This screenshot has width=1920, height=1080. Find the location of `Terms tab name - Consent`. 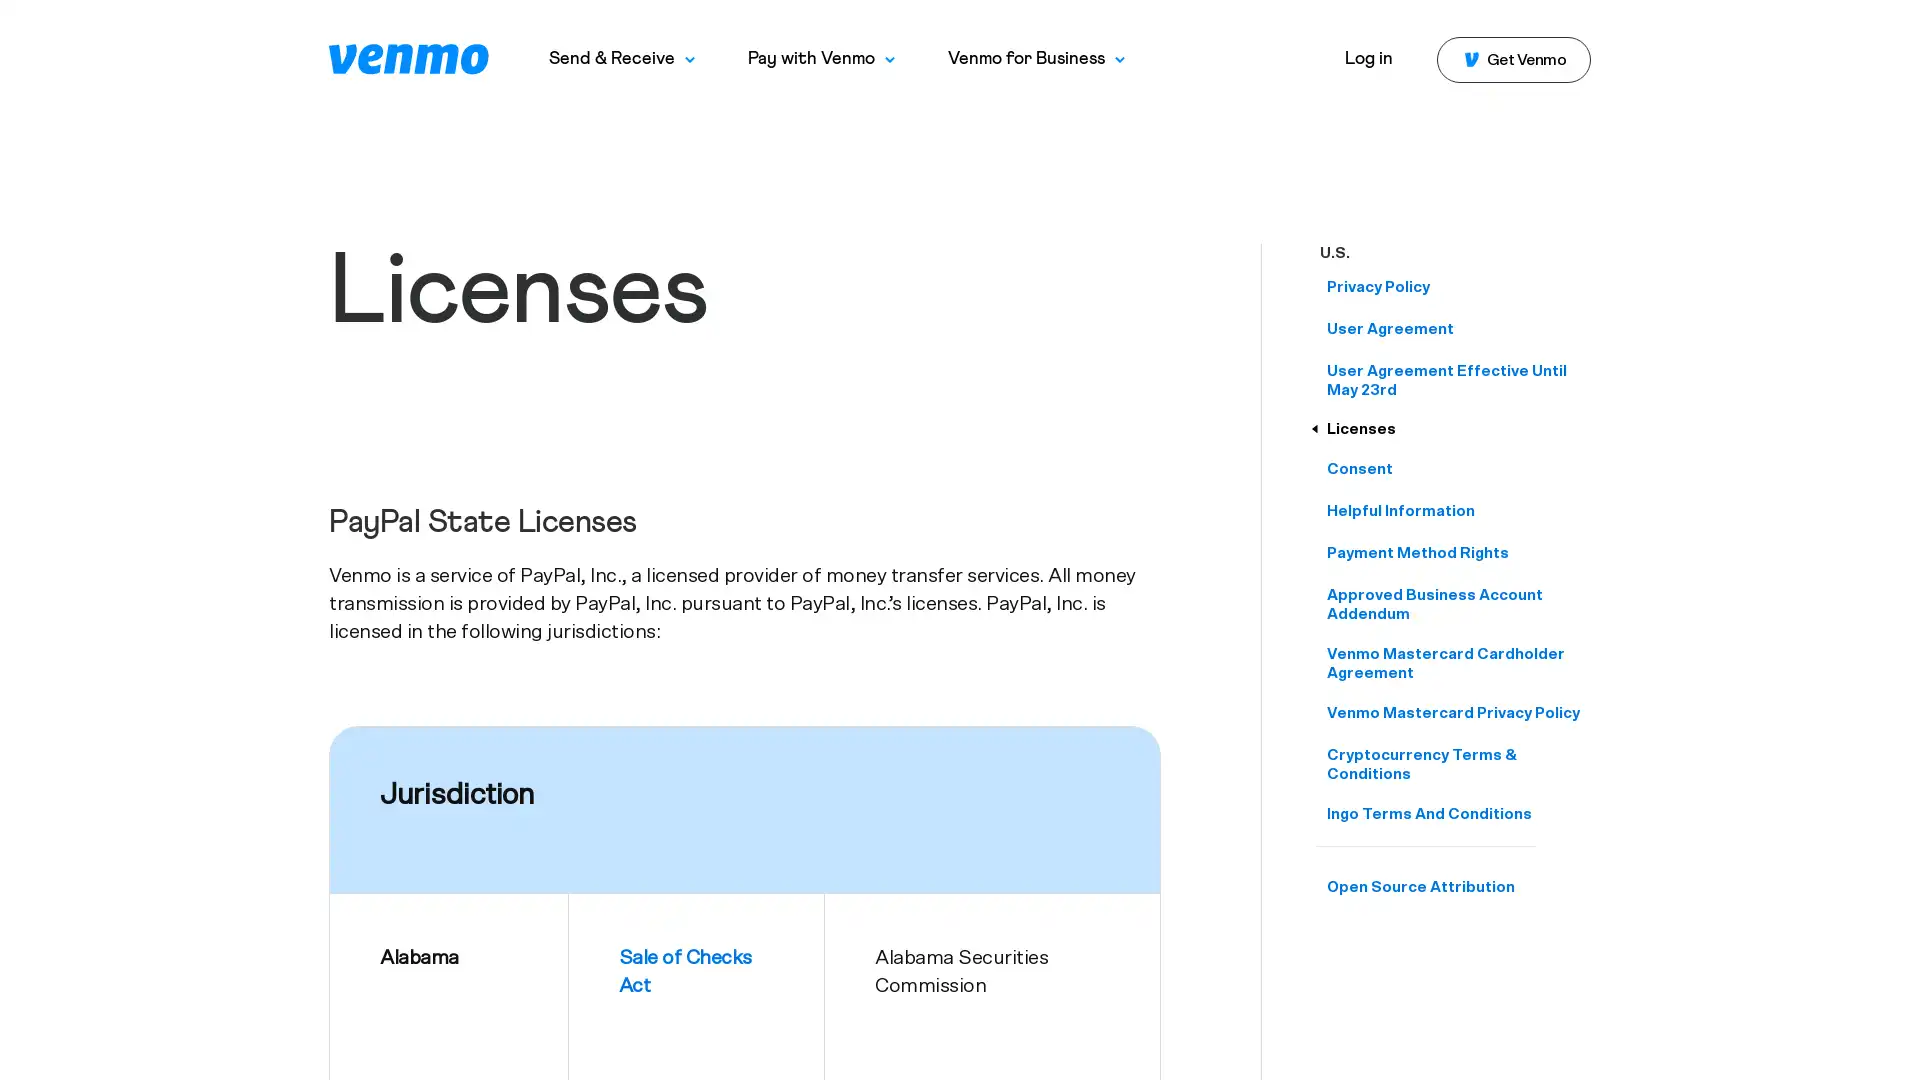

Terms tab name - Consent is located at coordinates (1458, 469).